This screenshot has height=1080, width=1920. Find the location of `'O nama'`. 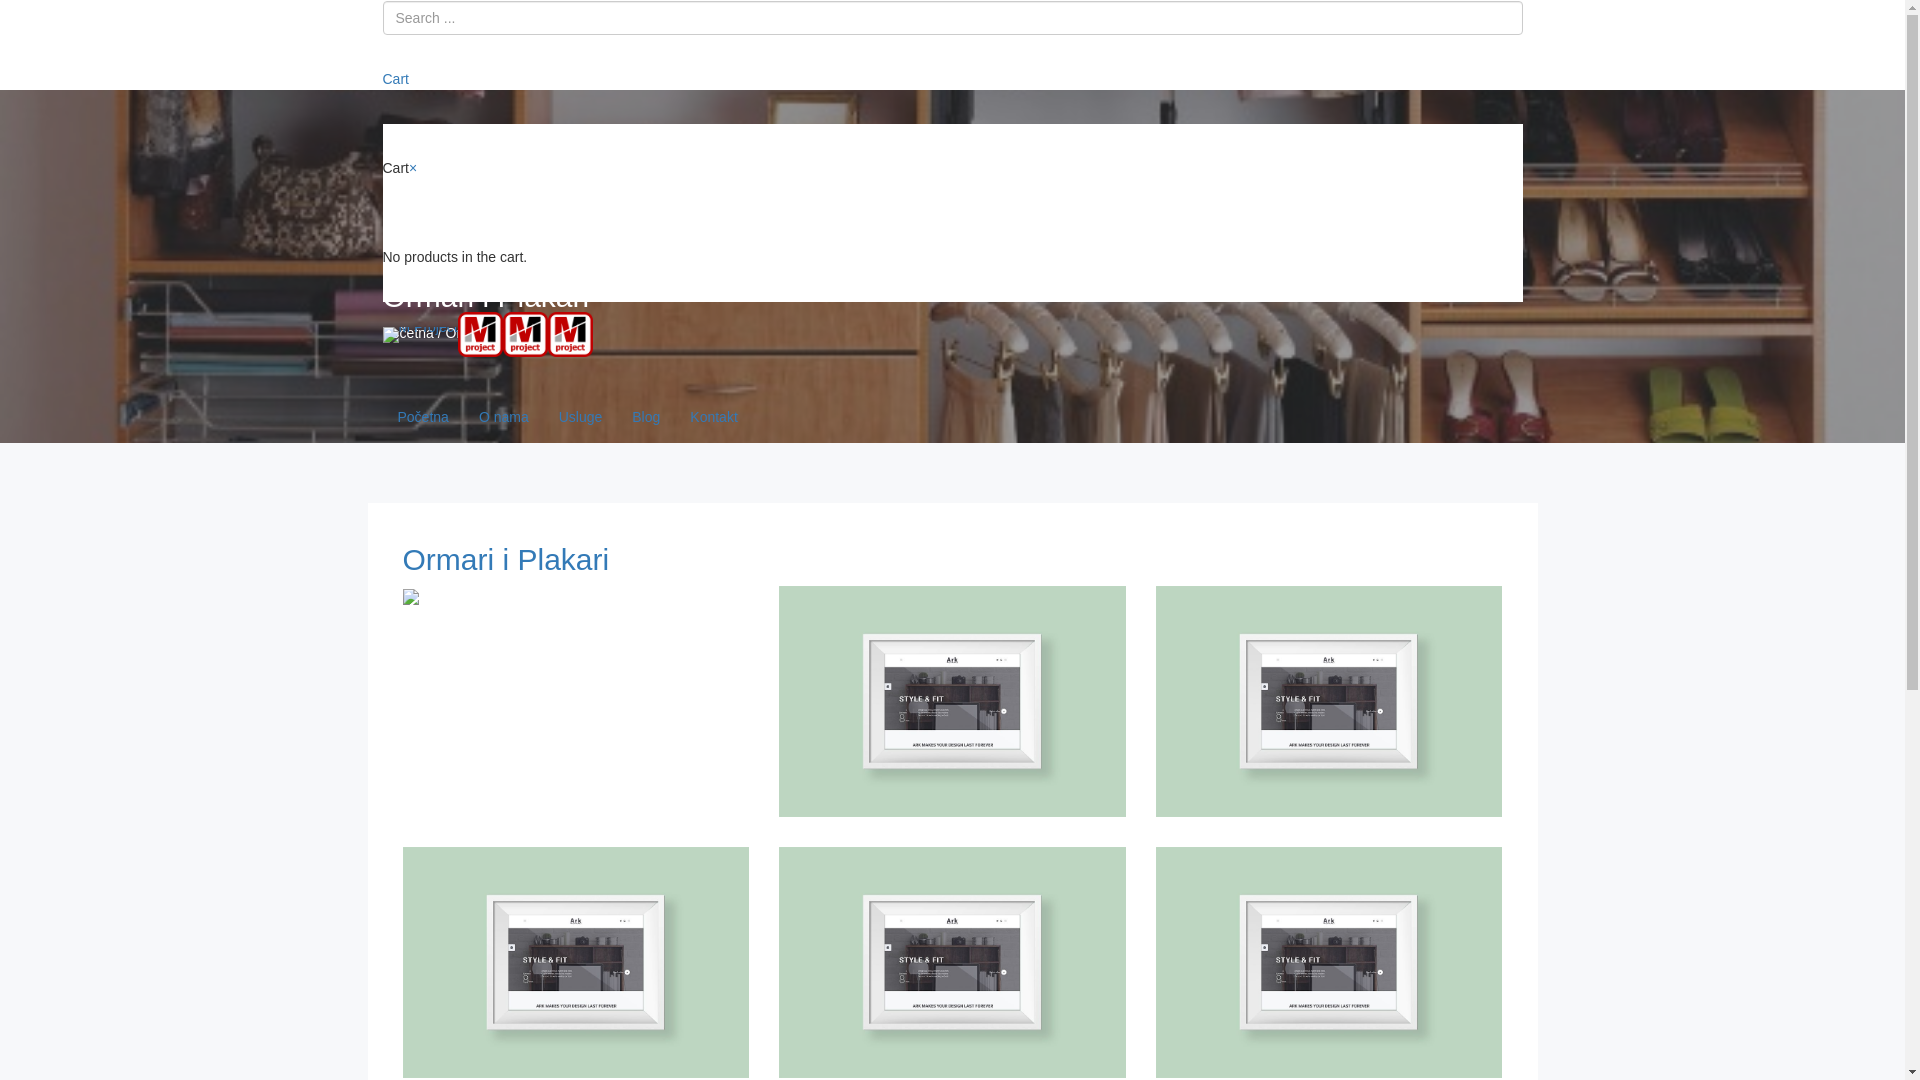

'O nama' is located at coordinates (504, 415).